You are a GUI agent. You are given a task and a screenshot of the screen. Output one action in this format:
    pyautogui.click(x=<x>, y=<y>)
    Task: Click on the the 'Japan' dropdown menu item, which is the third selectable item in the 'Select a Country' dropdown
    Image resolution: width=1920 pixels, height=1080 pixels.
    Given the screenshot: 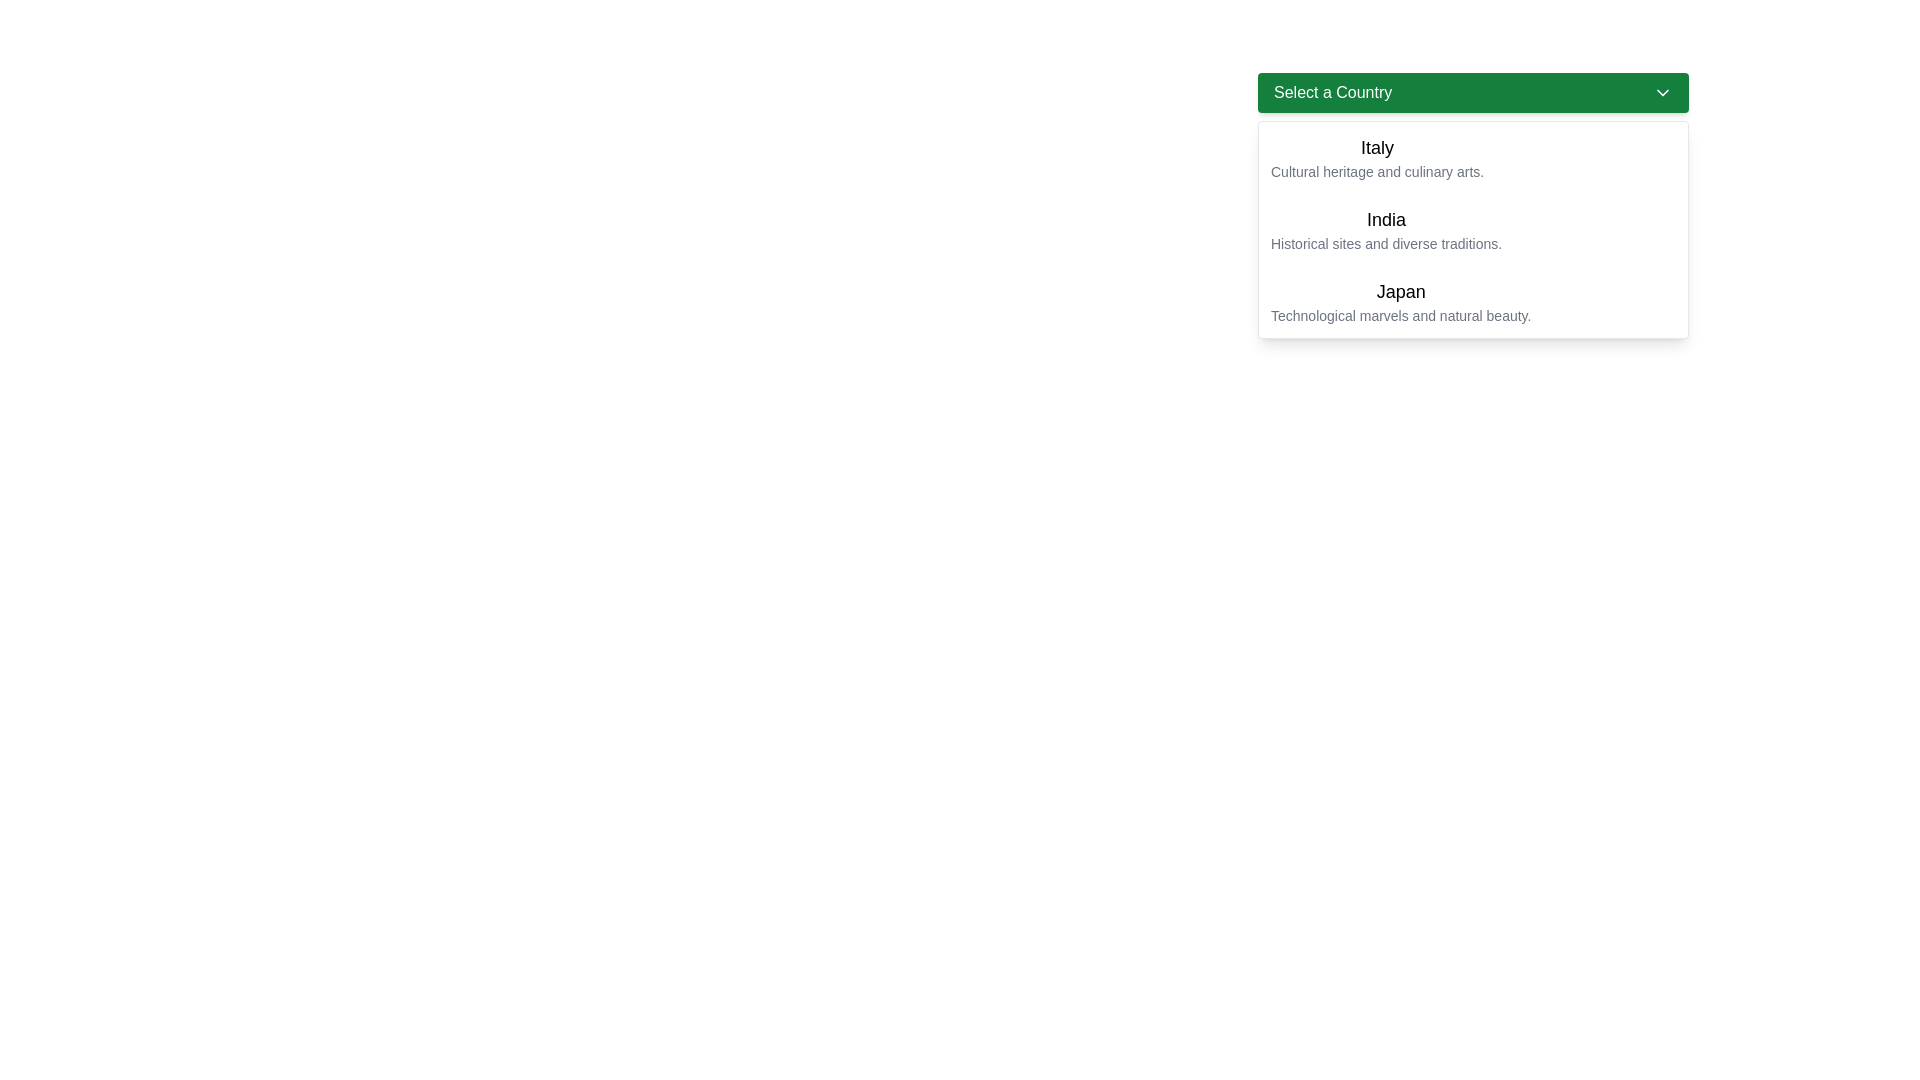 What is the action you would take?
    pyautogui.click(x=1400, y=301)
    